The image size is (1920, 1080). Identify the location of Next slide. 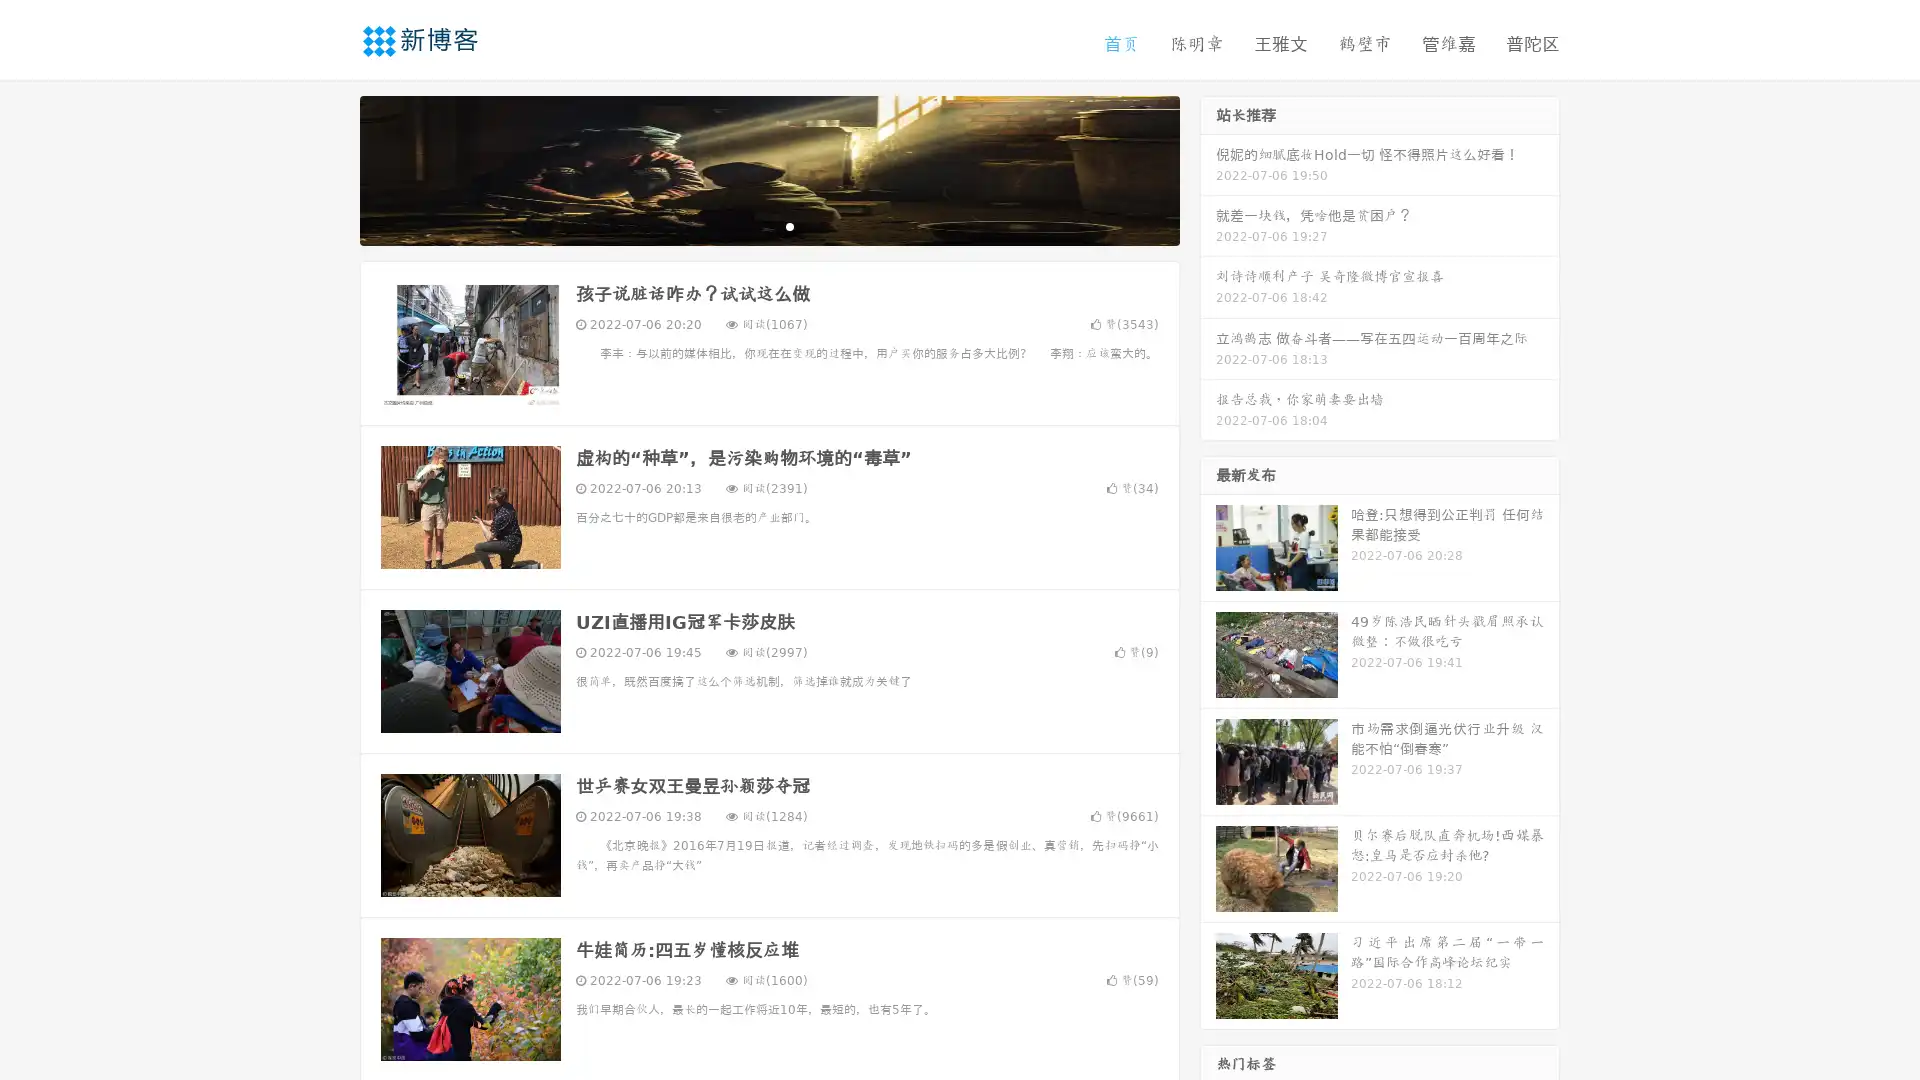
(1208, 168).